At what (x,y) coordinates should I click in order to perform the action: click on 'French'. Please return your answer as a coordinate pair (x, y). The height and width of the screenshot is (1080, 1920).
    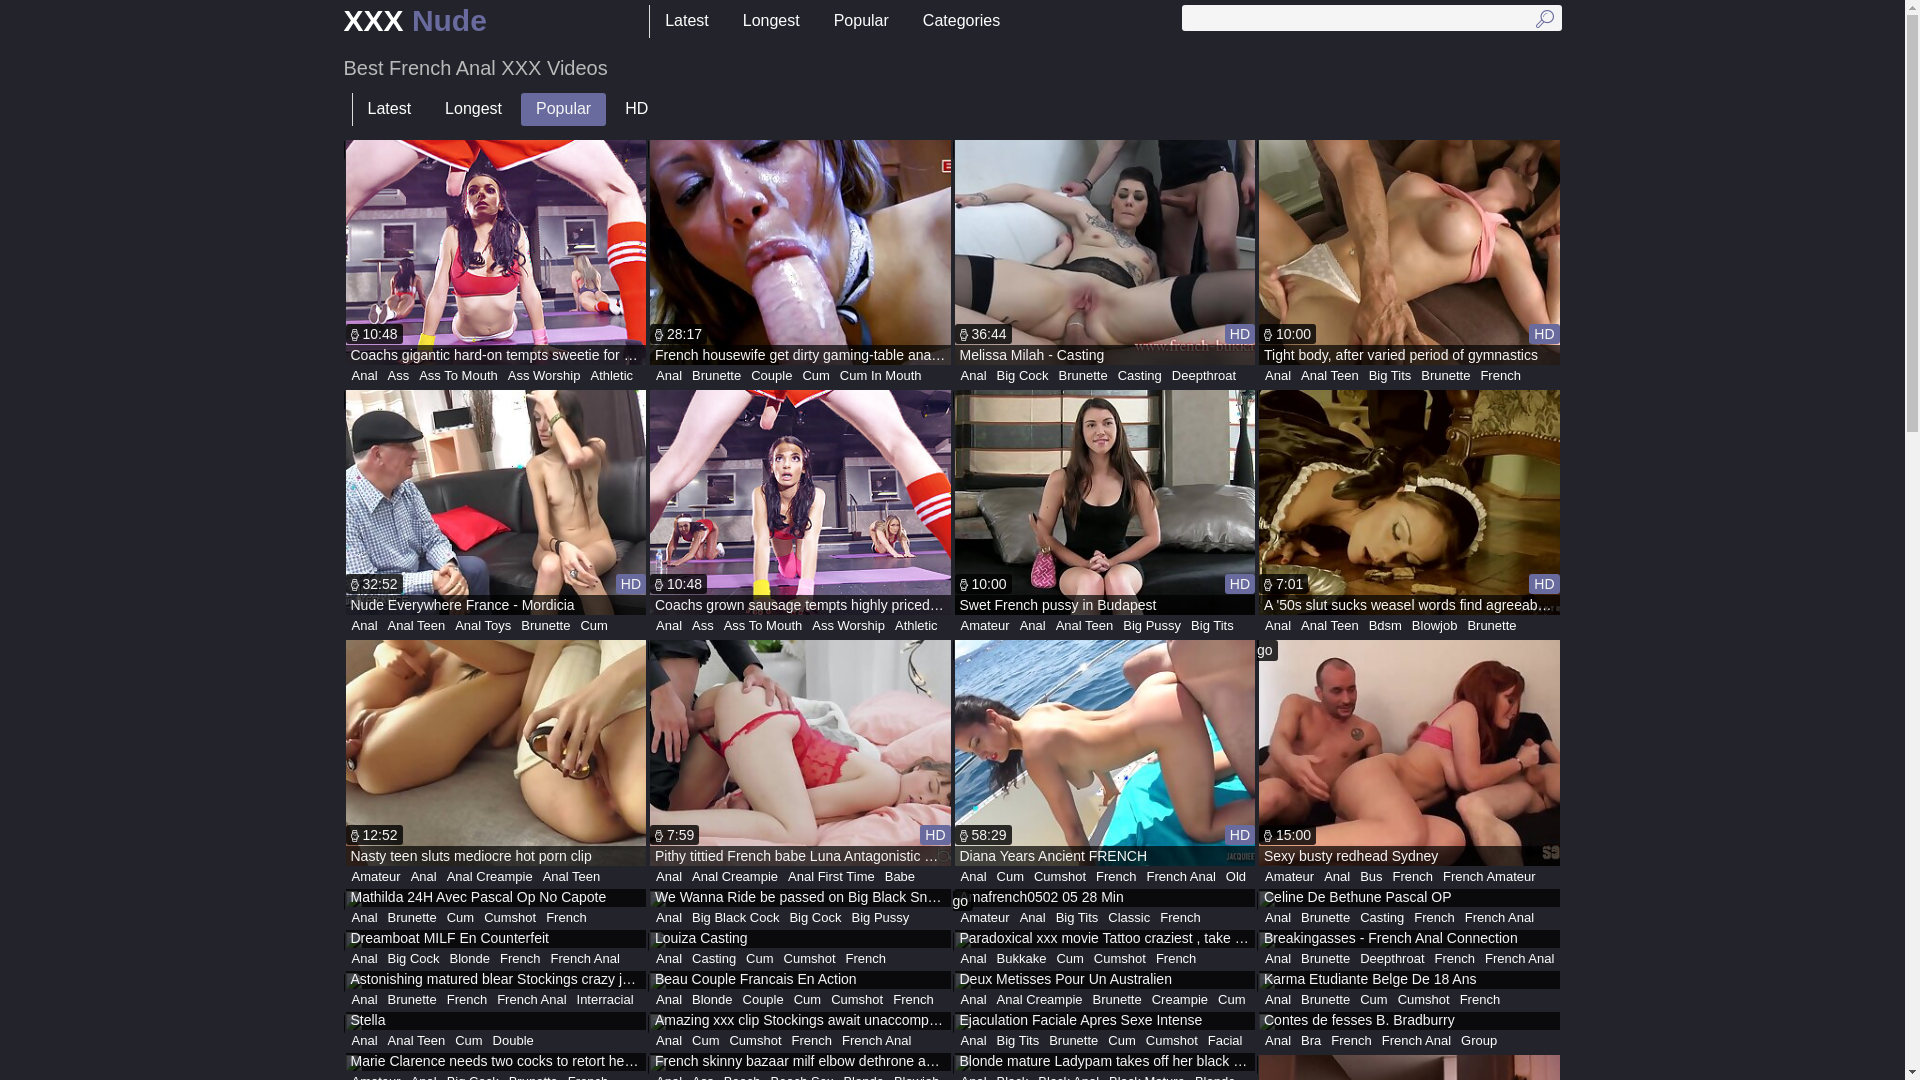
    Looking at the image, I should click on (1115, 875).